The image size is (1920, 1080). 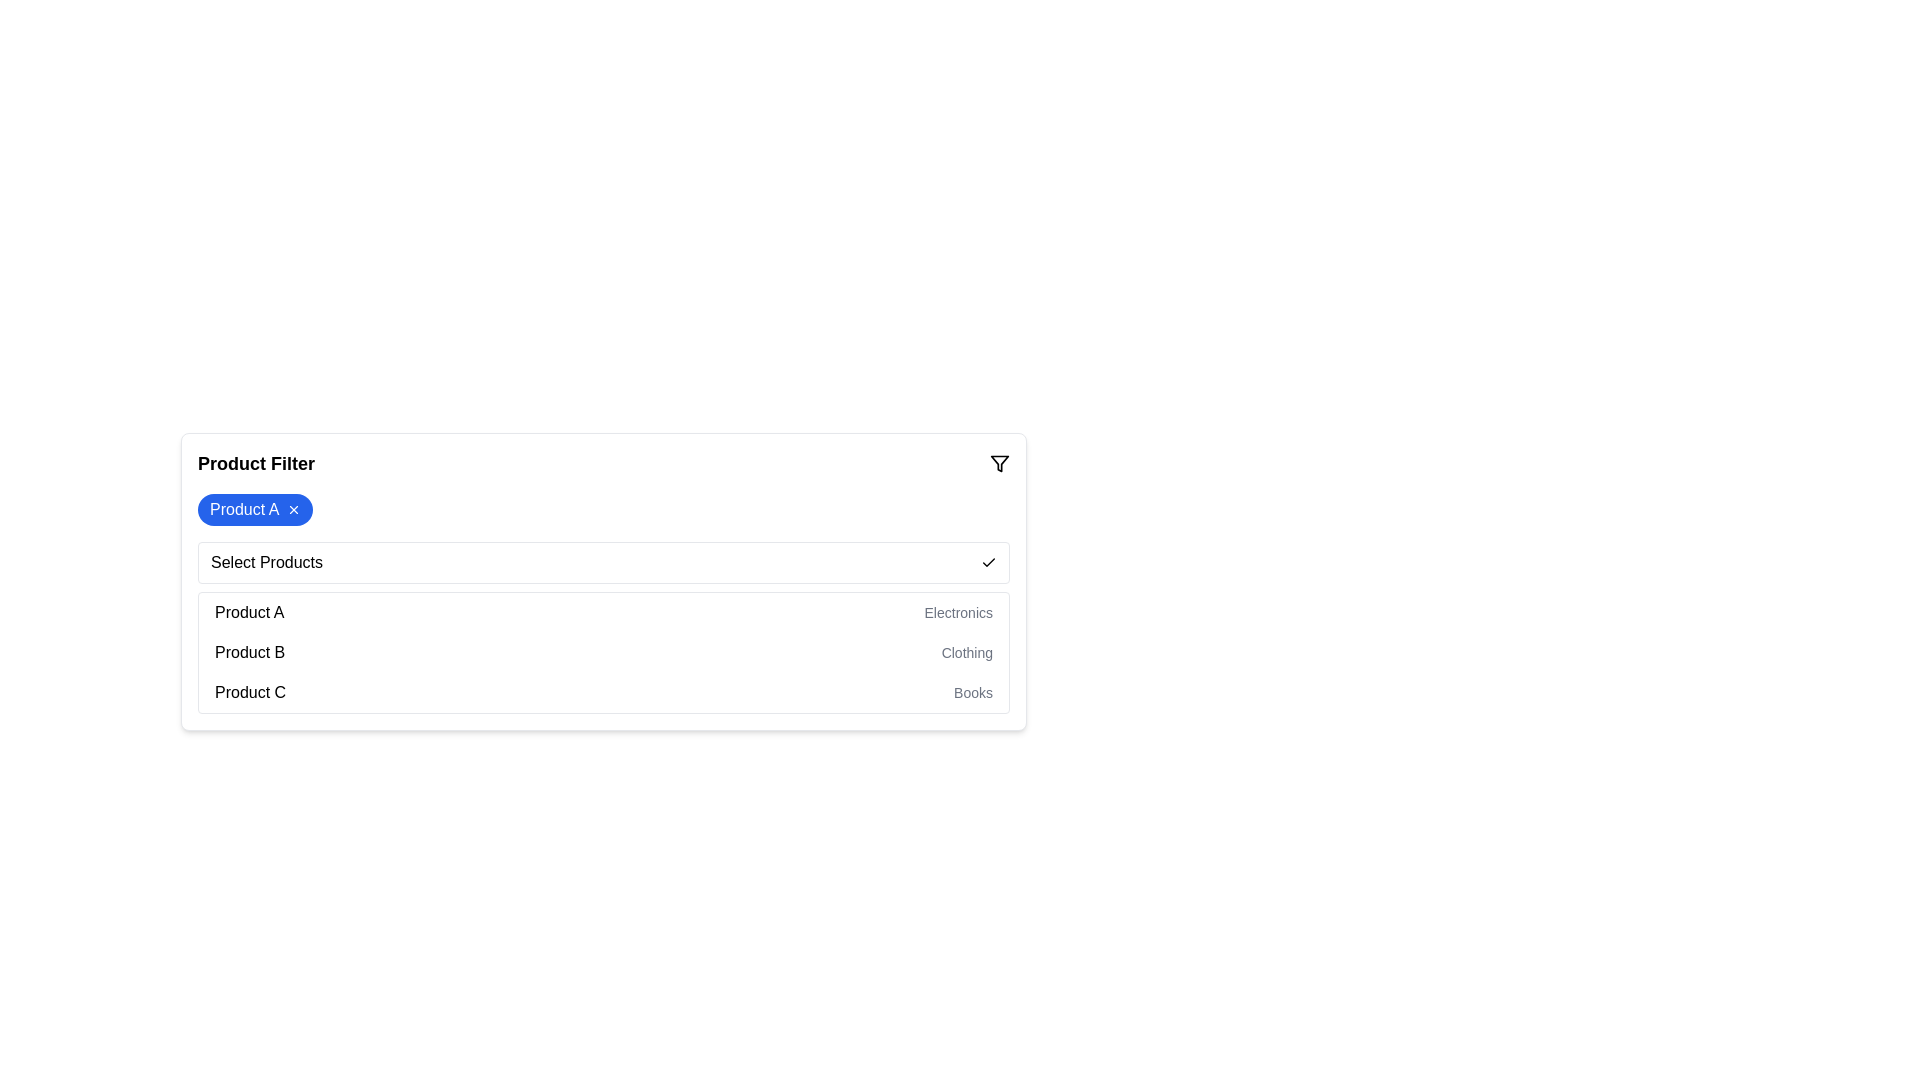 What do you see at coordinates (248, 612) in the screenshot?
I see `the Text Label displaying 'Product A' in the product selection list` at bounding box center [248, 612].